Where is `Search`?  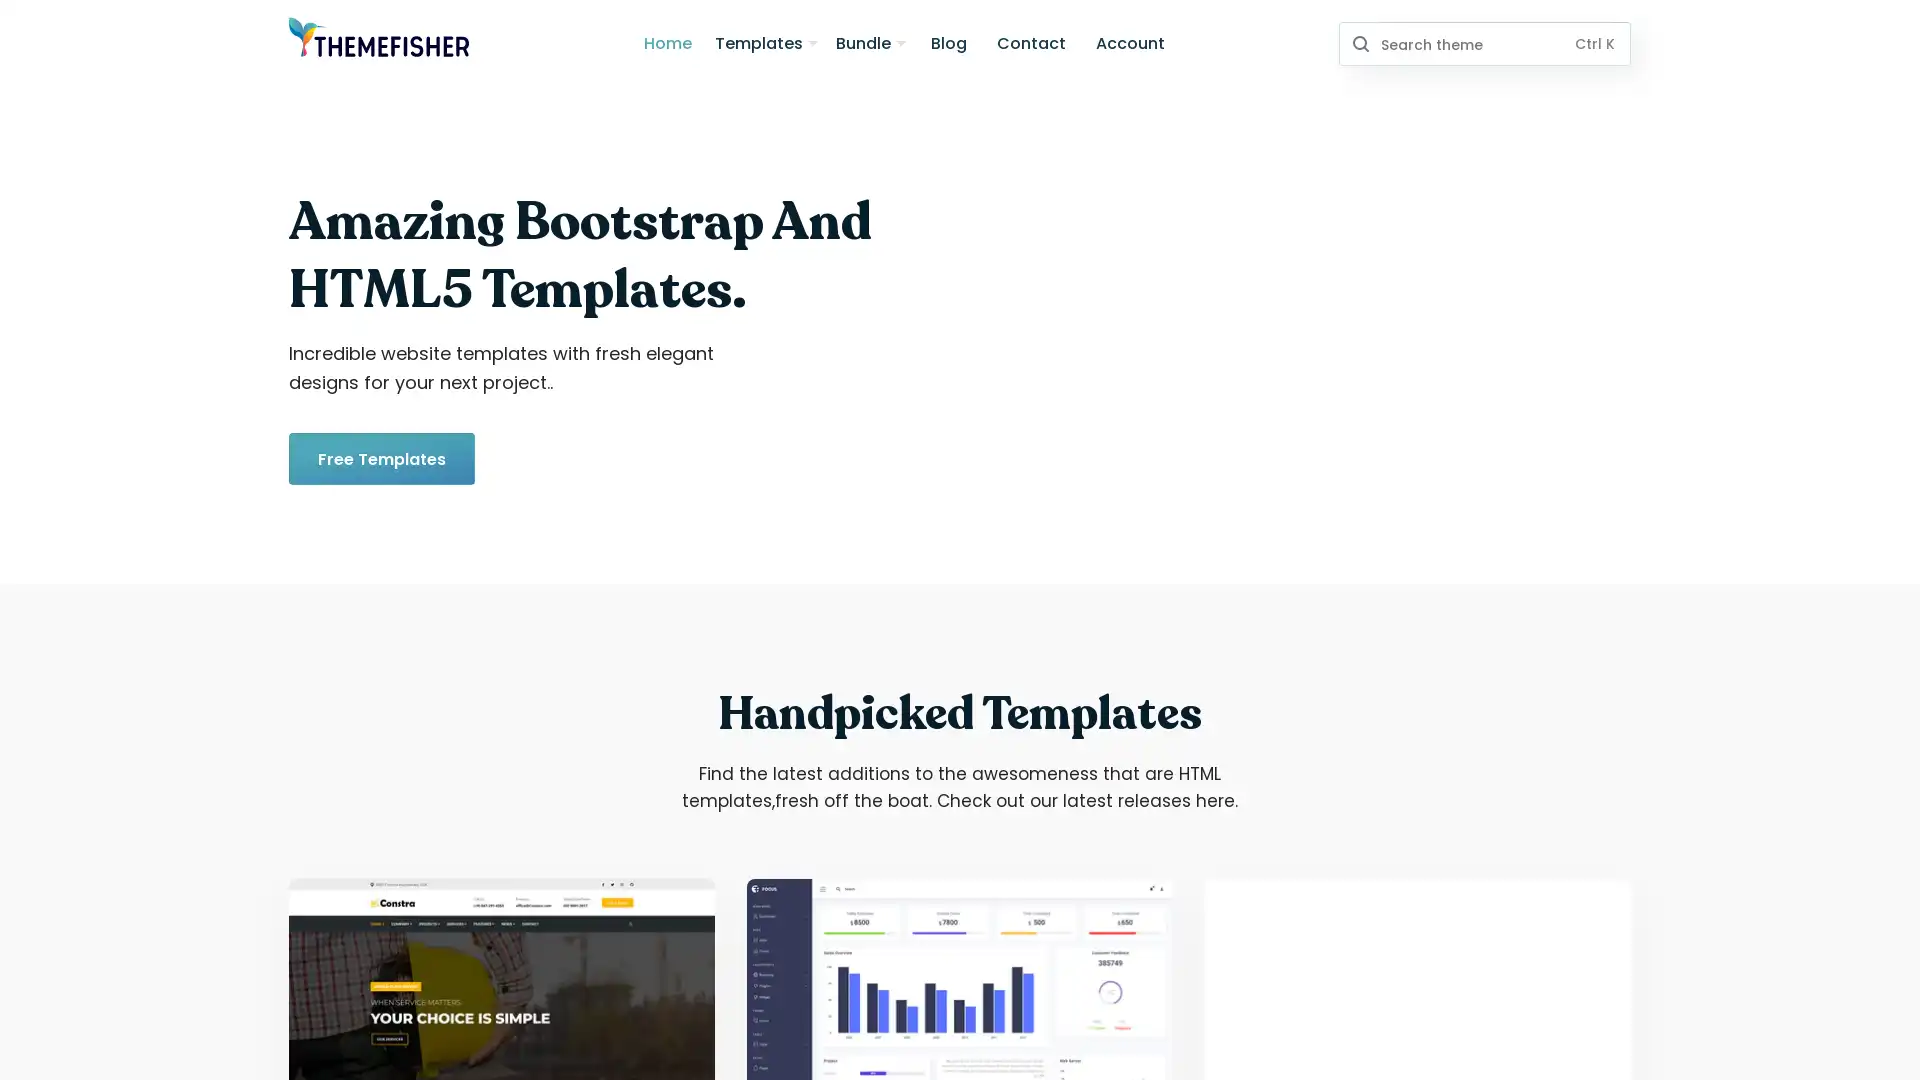 Search is located at coordinates (1359, 43).